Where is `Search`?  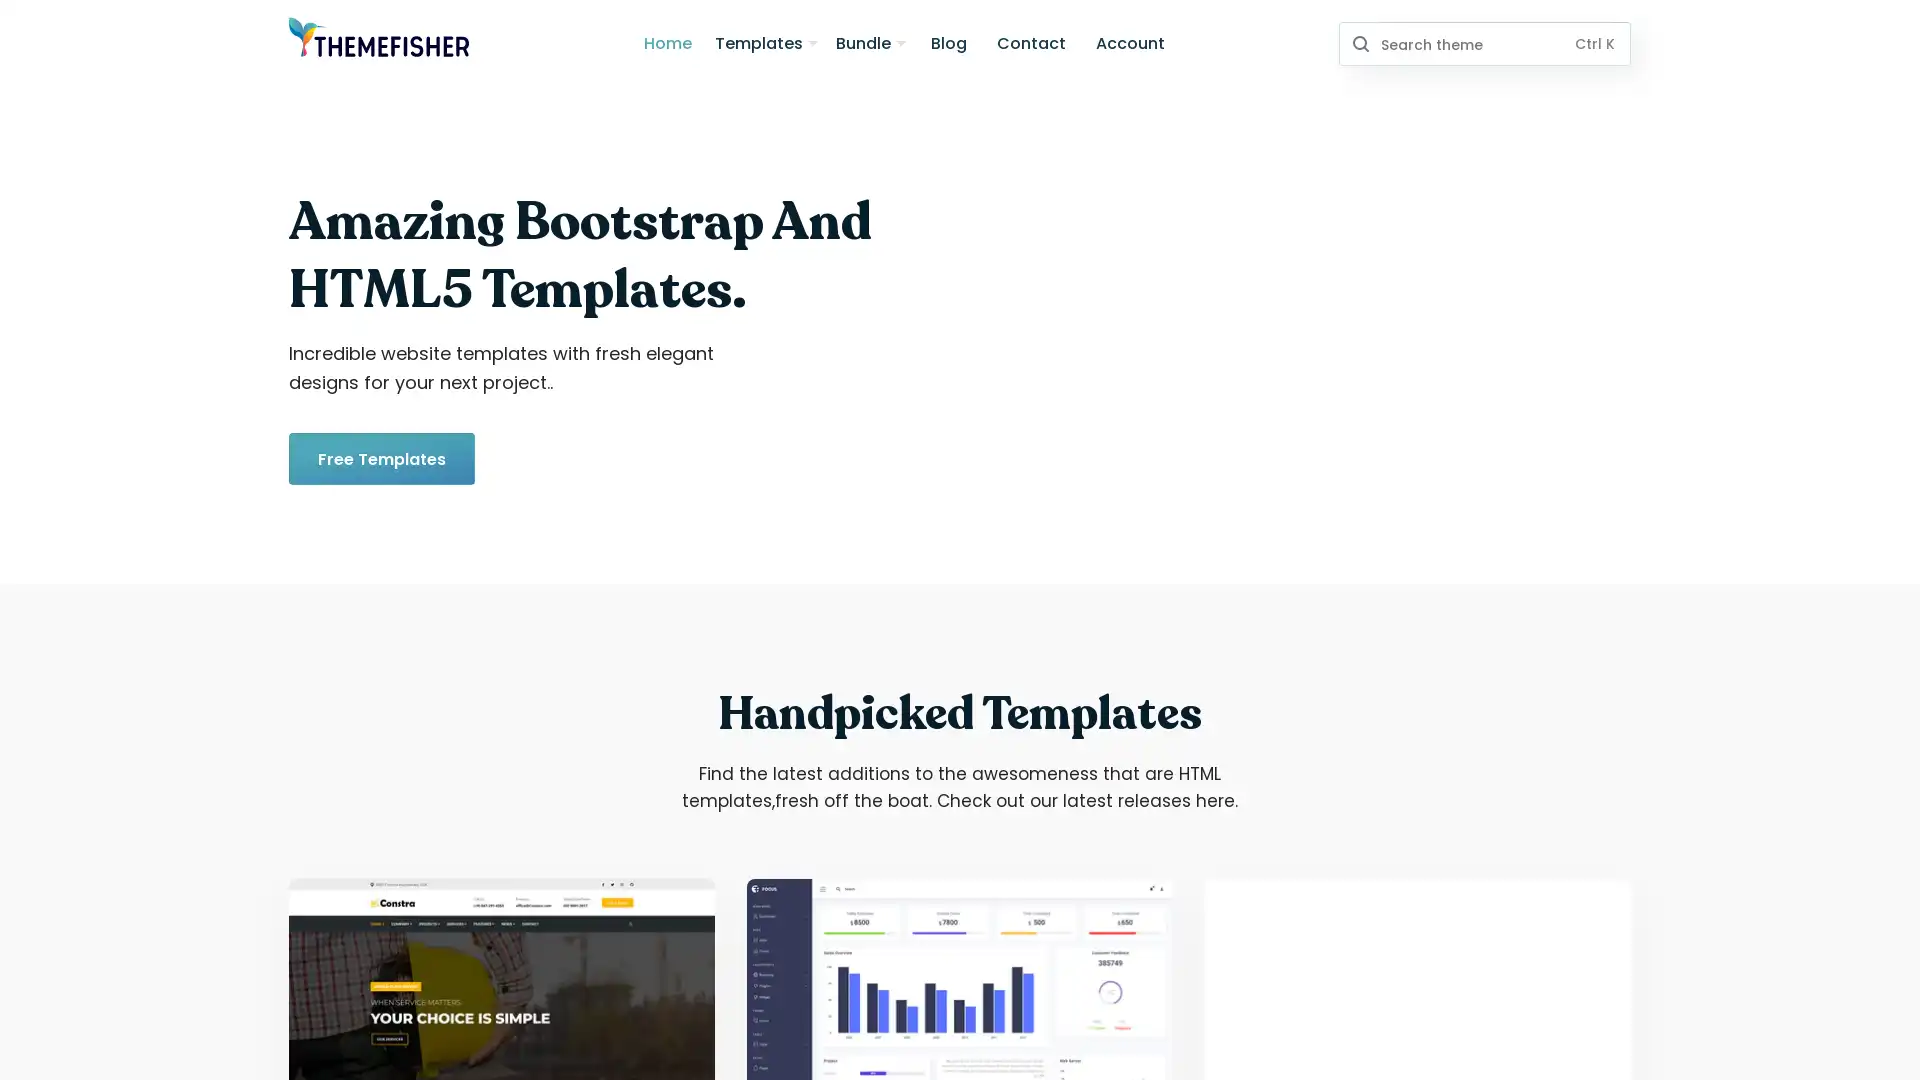 Search is located at coordinates (1359, 43).